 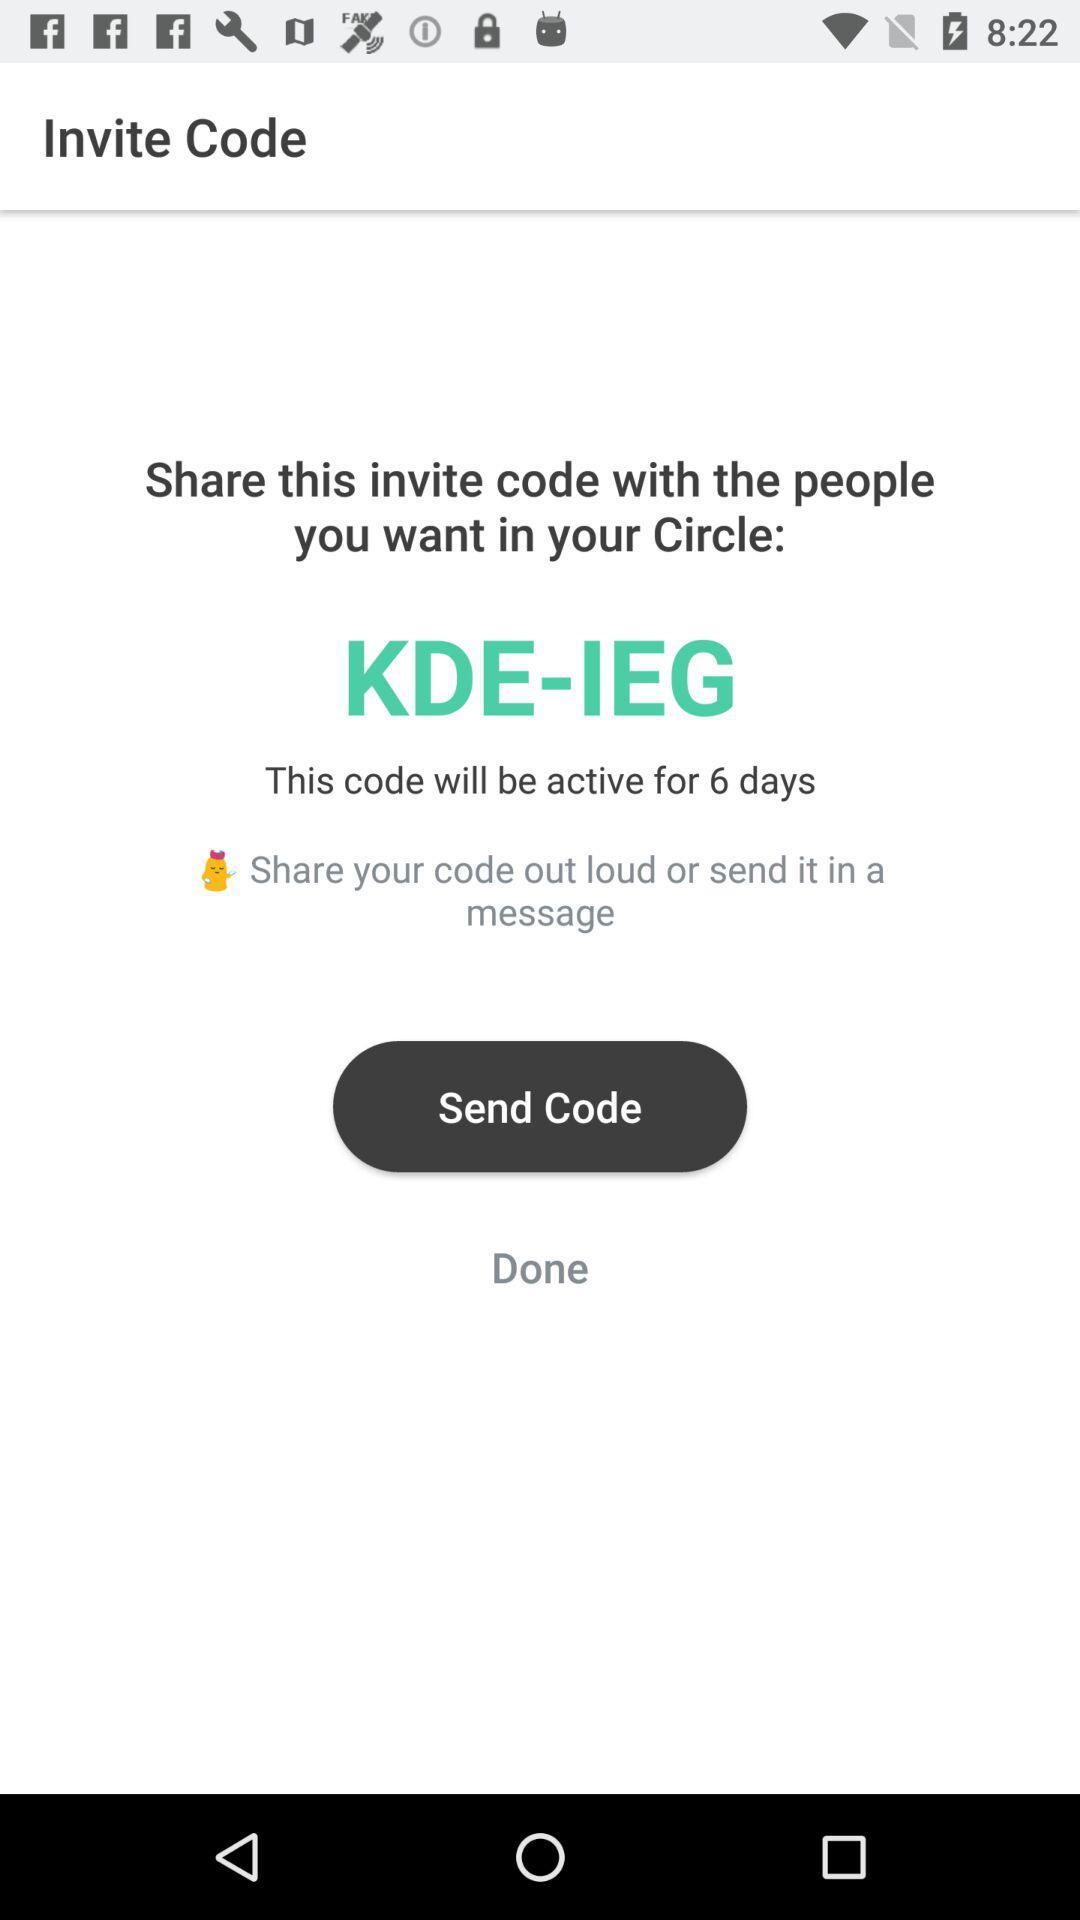 What do you see at coordinates (540, 1272) in the screenshot?
I see `done item` at bounding box center [540, 1272].